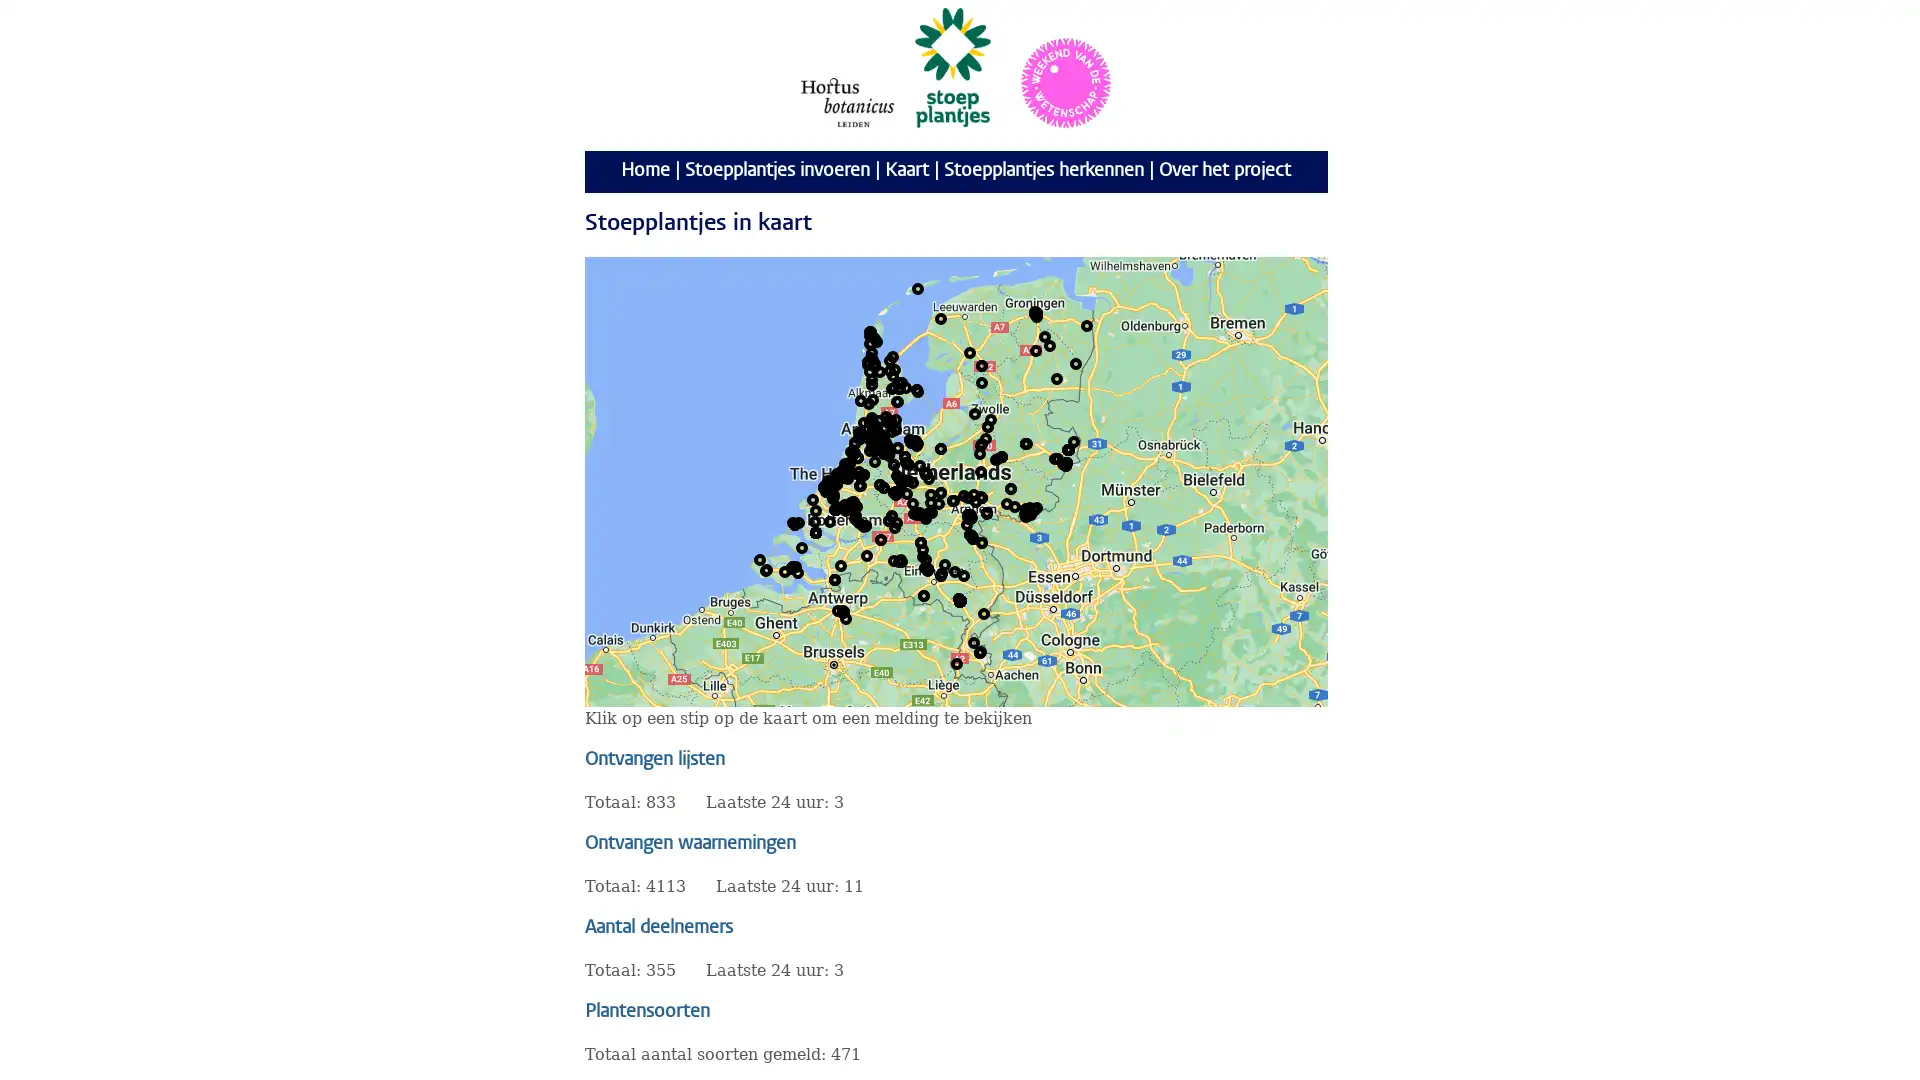 This screenshot has width=1920, height=1080. Describe the element at coordinates (758, 559) in the screenshot. I see `Telling van Mieke Grazell op 23 januari 2022` at that location.